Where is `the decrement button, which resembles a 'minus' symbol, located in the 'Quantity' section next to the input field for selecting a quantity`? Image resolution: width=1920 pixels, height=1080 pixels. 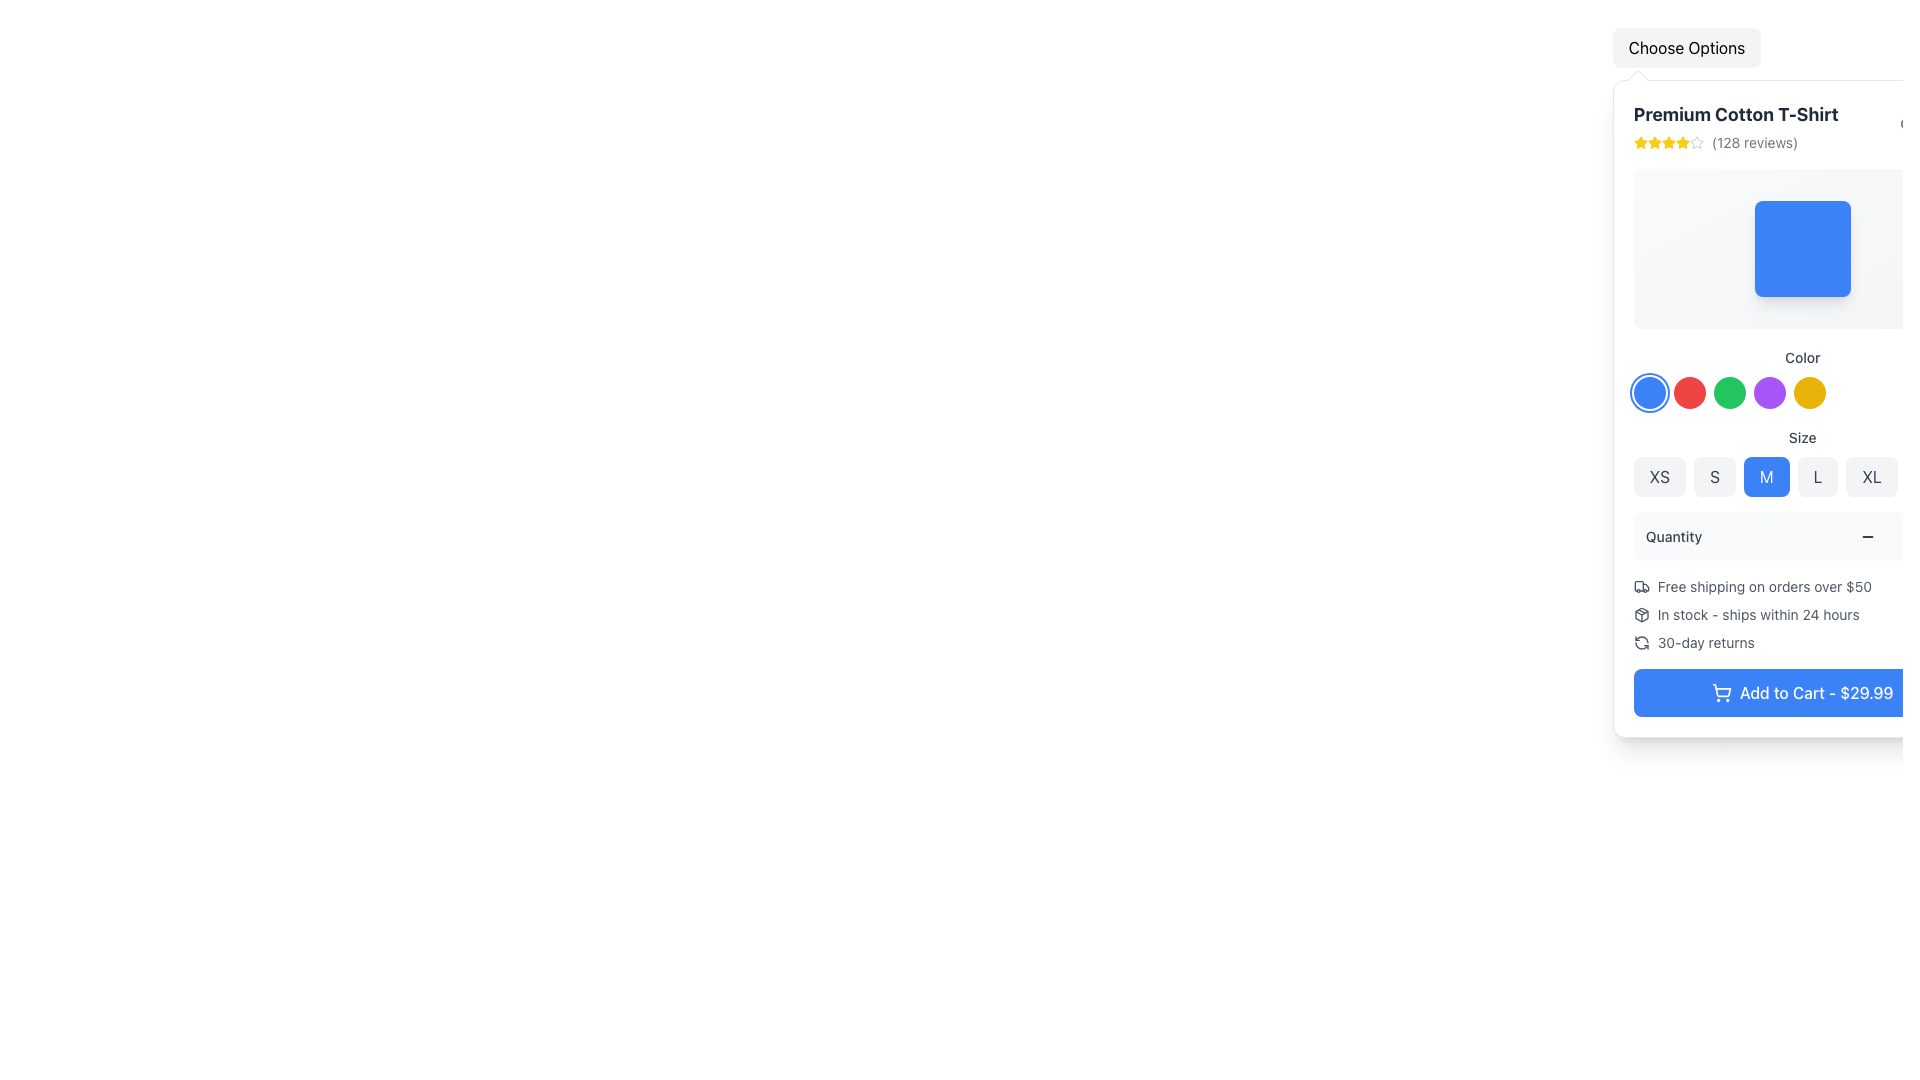
the decrement button, which resembles a 'minus' symbol, located in the 'Quantity' section next to the input field for selecting a quantity is located at coordinates (1866, 535).